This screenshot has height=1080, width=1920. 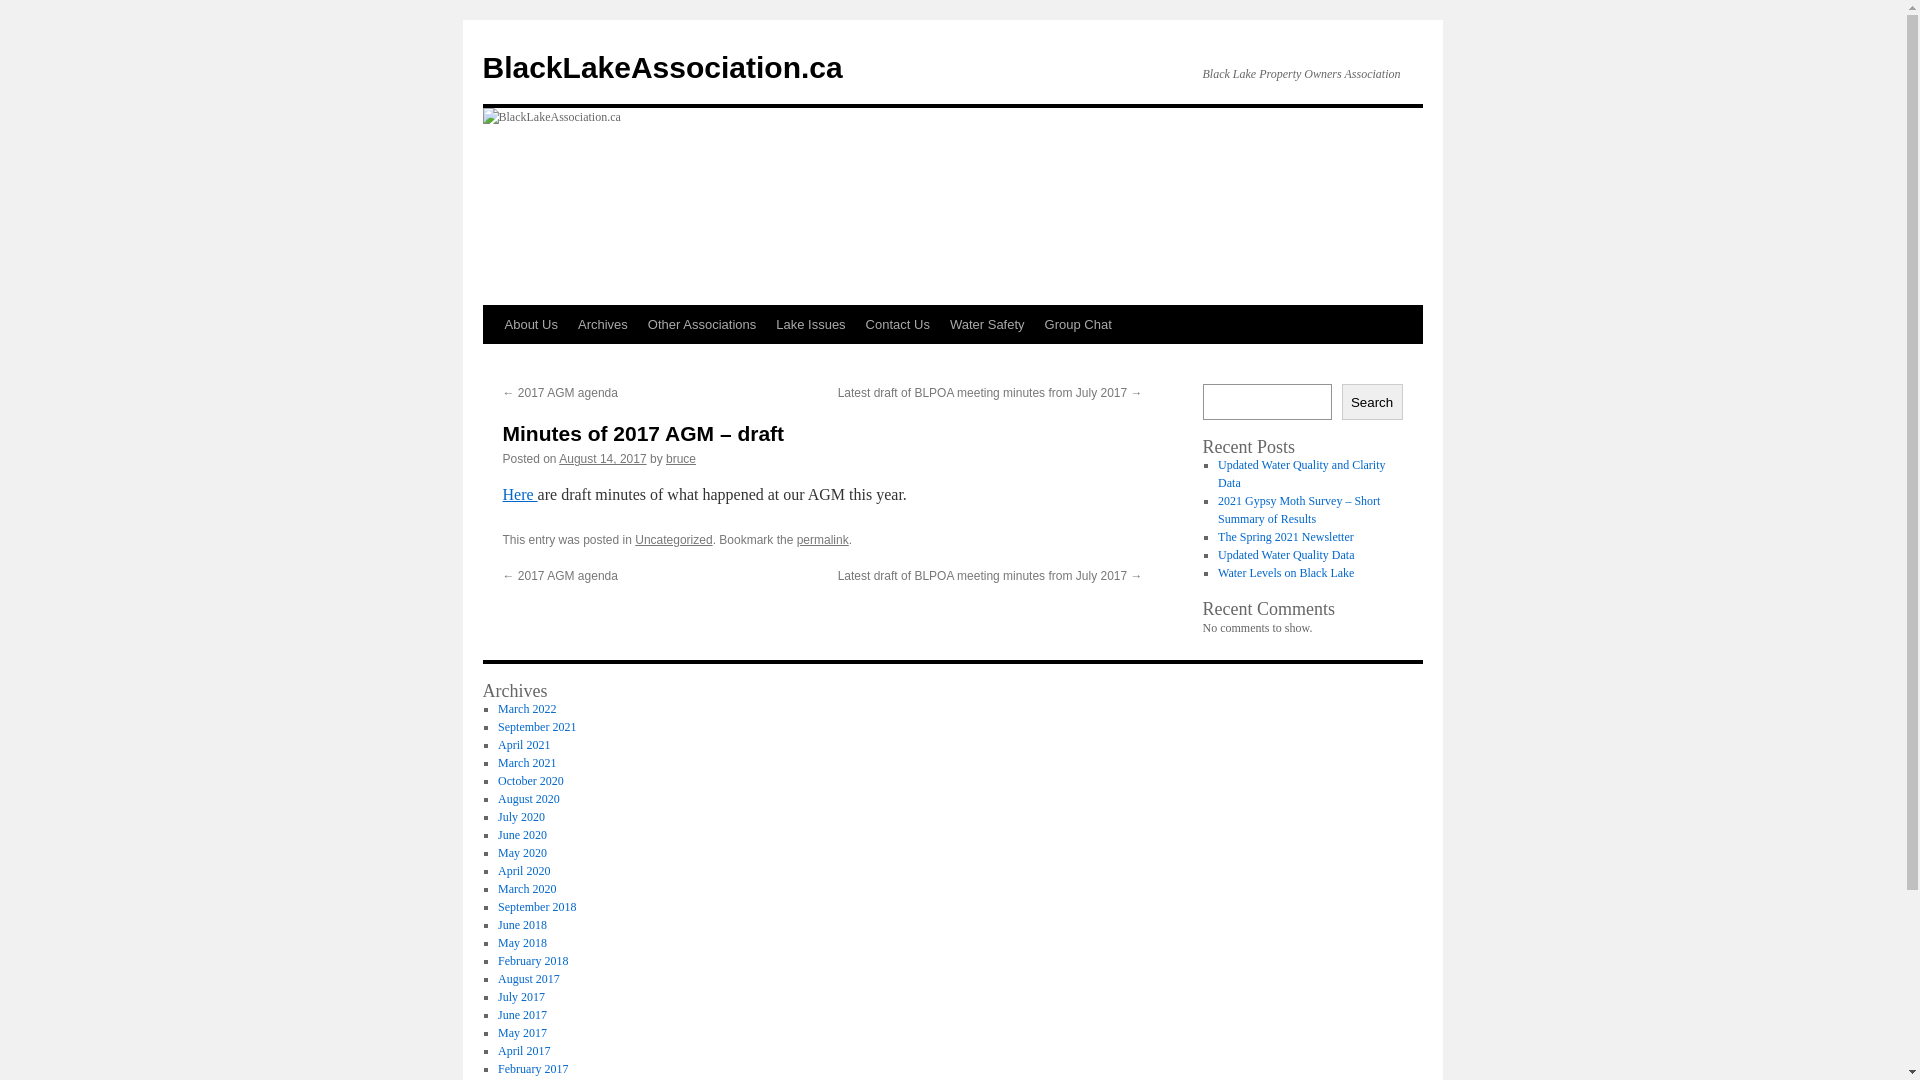 What do you see at coordinates (1077, 323) in the screenshot?
I see `'Group Chat'` at bounding box center [1077, 323].